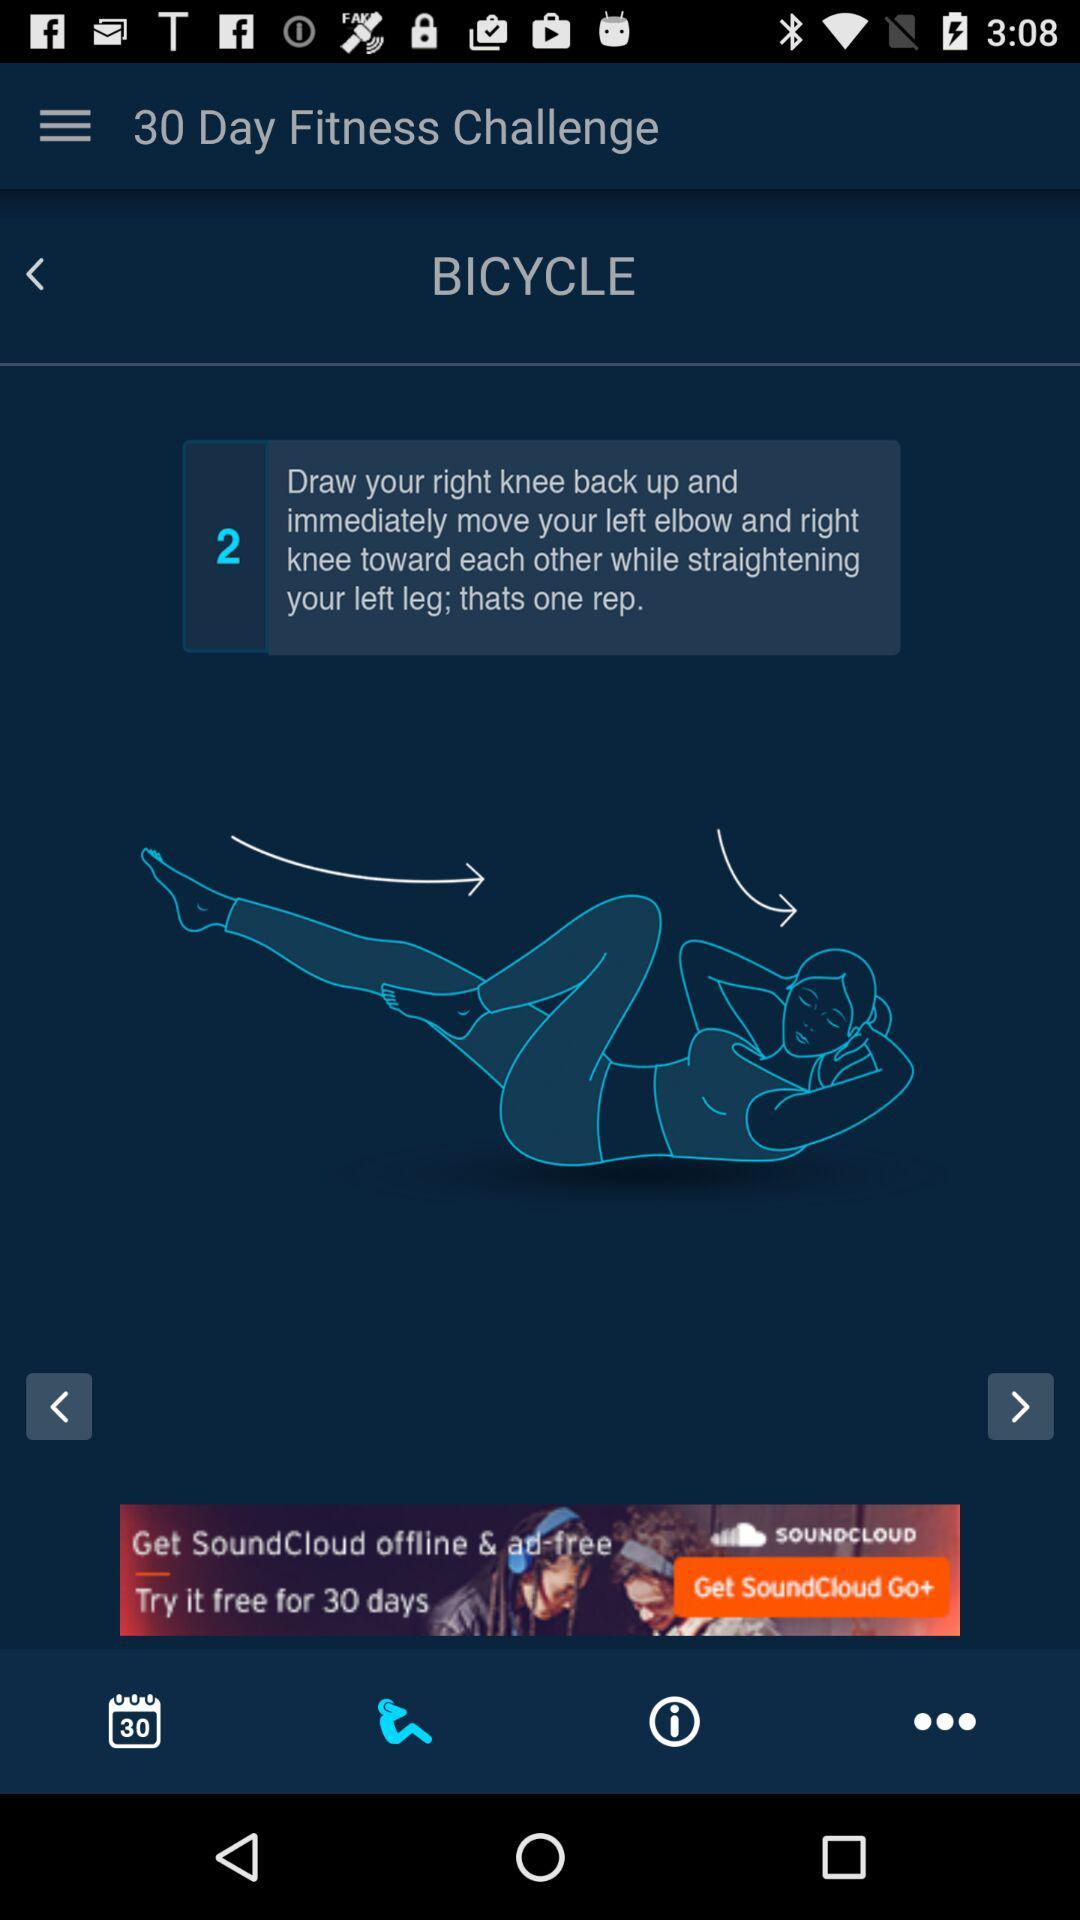 The width and height of the screenshot is (1080, 1920). I want to click on the button was made to move to the next page, so click(1027, 1424).